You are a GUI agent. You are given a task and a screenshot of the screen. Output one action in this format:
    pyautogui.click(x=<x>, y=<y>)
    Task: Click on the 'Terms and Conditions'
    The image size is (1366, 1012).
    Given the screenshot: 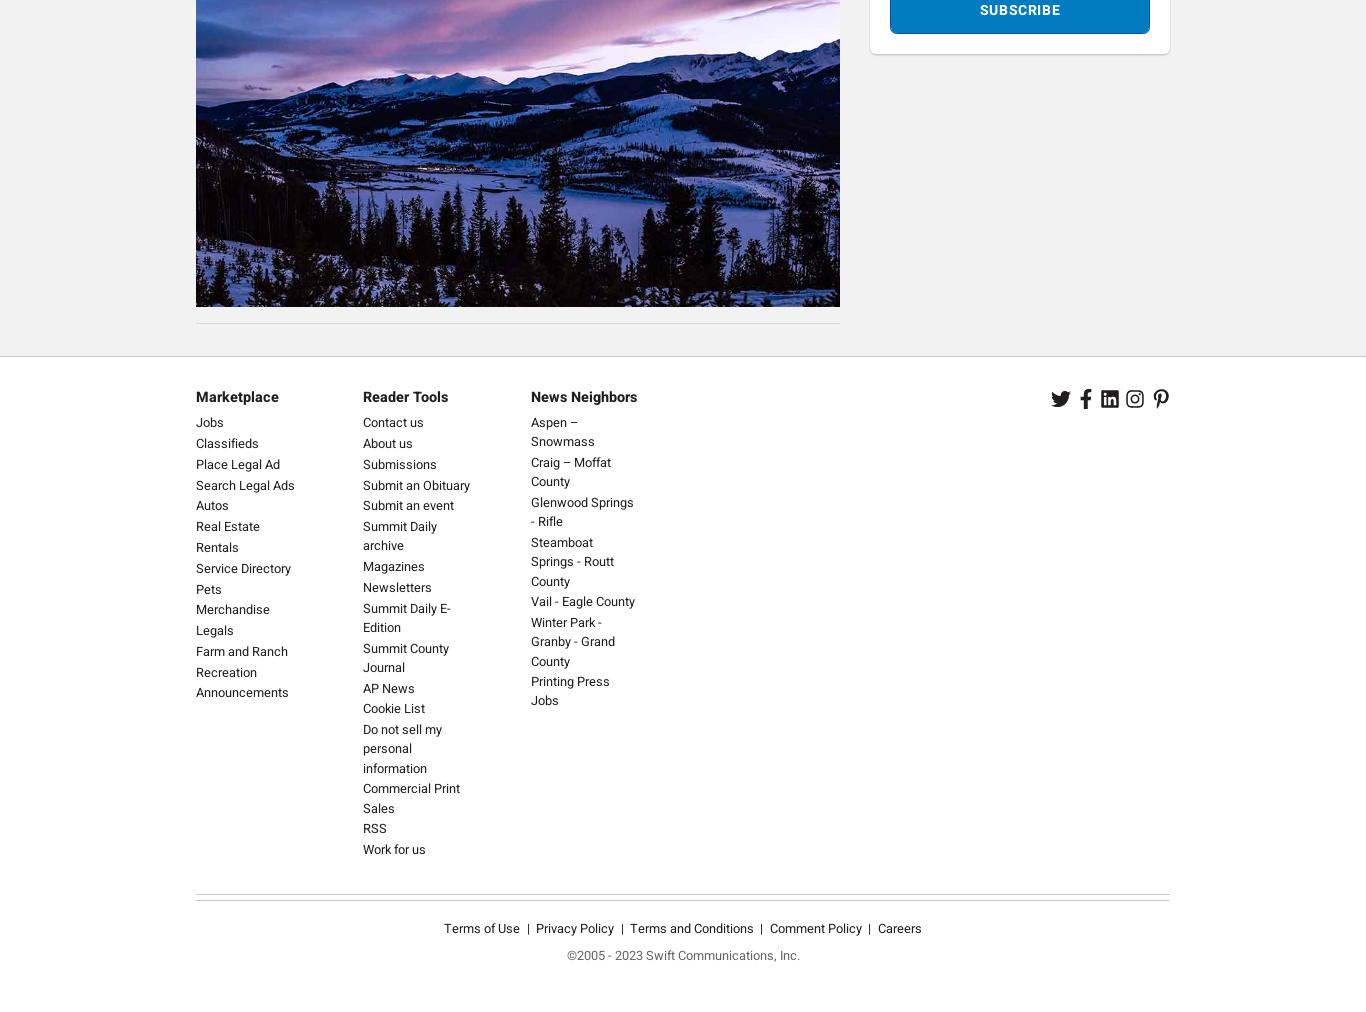 What is the action you would take?
    pyautogui.click(x=692, y=928)
    